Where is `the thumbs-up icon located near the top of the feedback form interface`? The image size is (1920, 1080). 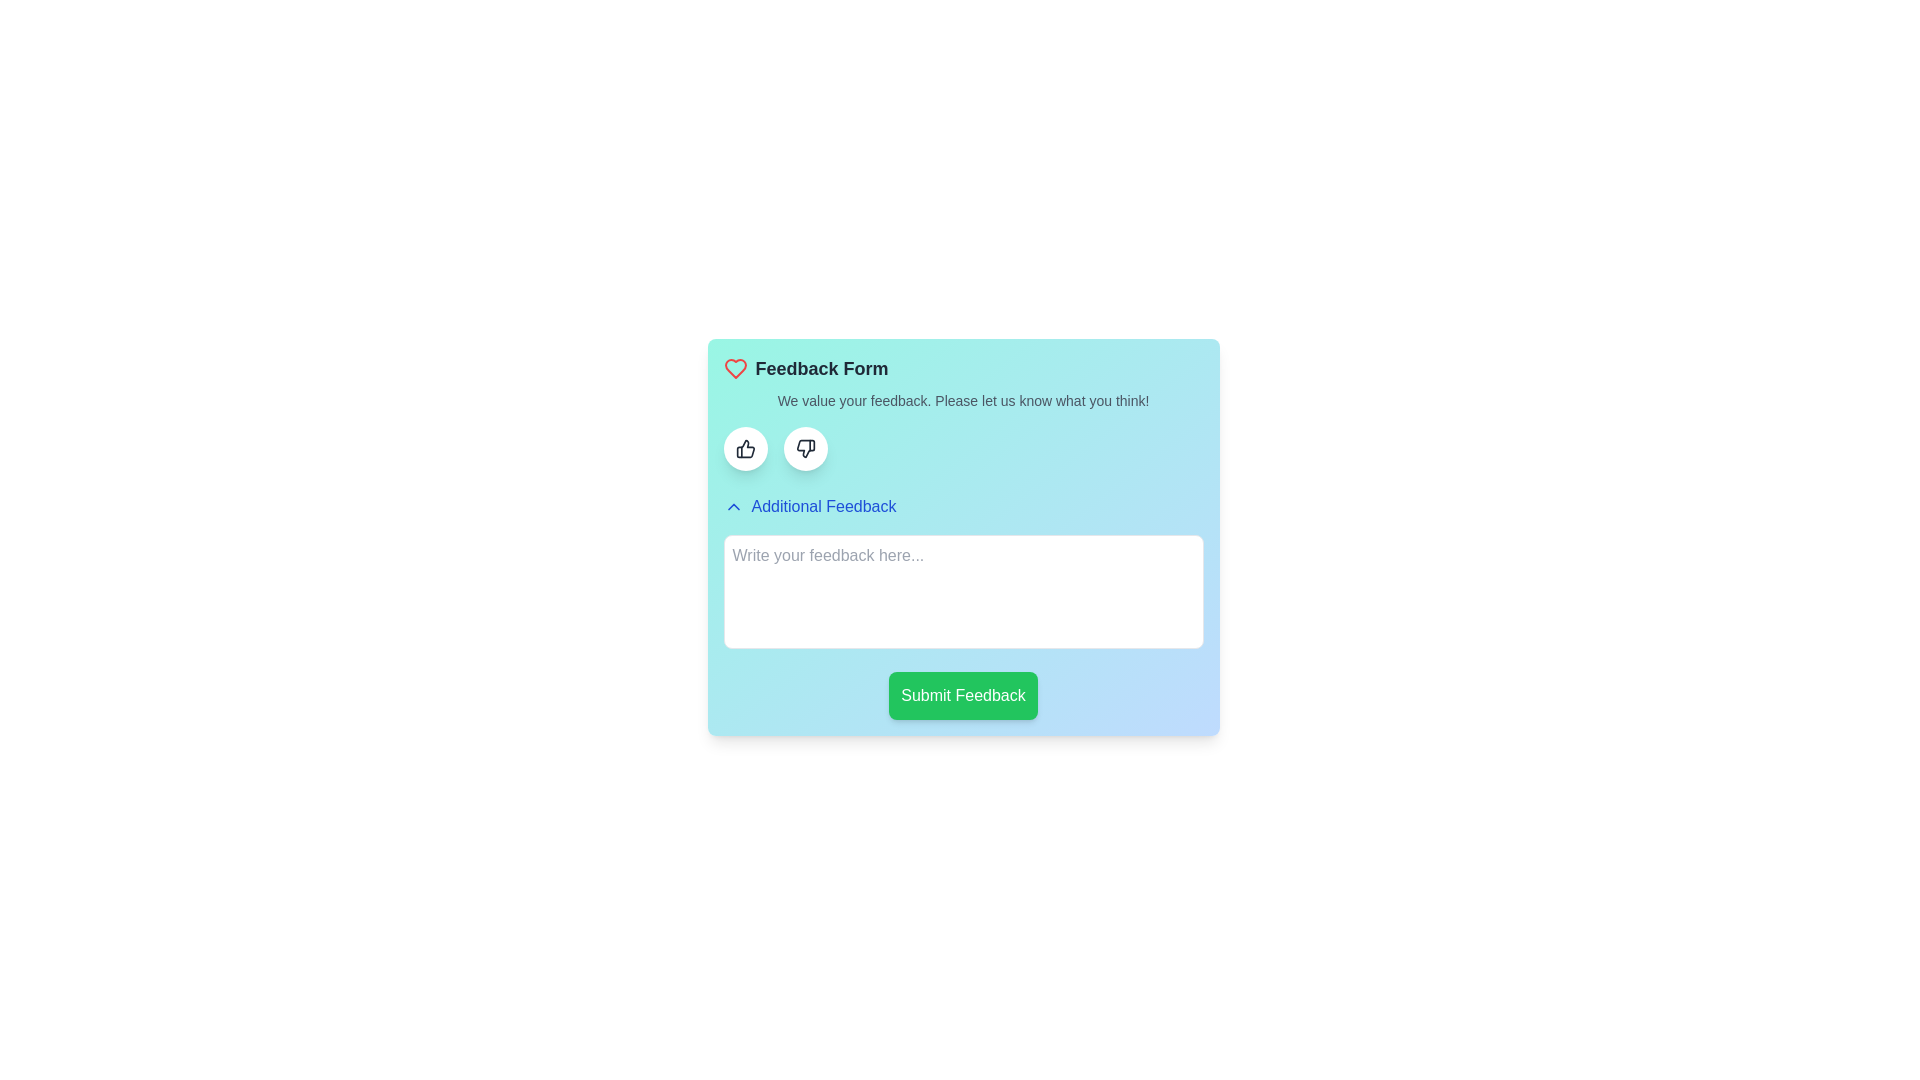
the thumbs-up icon located near the top of the feedback form interface is located at coordinates (744, 447).